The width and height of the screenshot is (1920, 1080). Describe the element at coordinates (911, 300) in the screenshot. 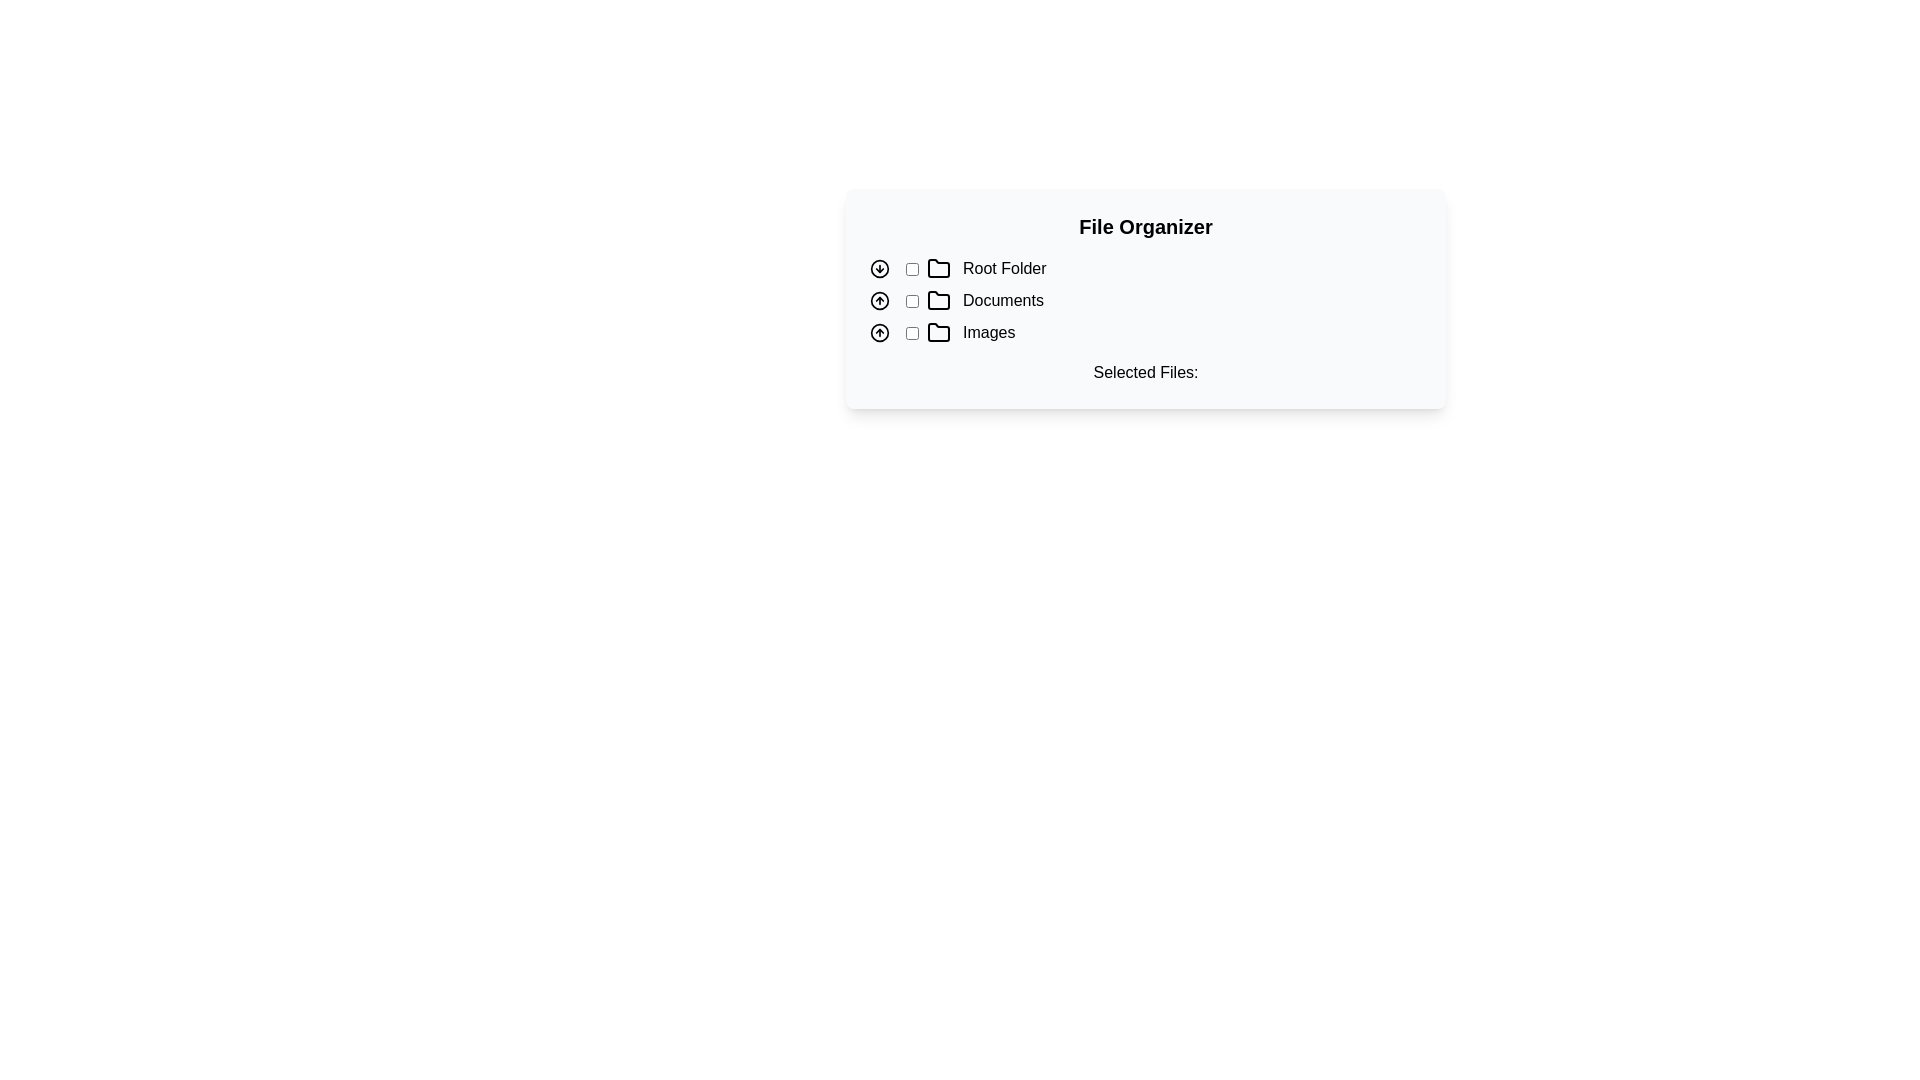

I see `the small, square checkbox located in the 'Documents' row` at that location.